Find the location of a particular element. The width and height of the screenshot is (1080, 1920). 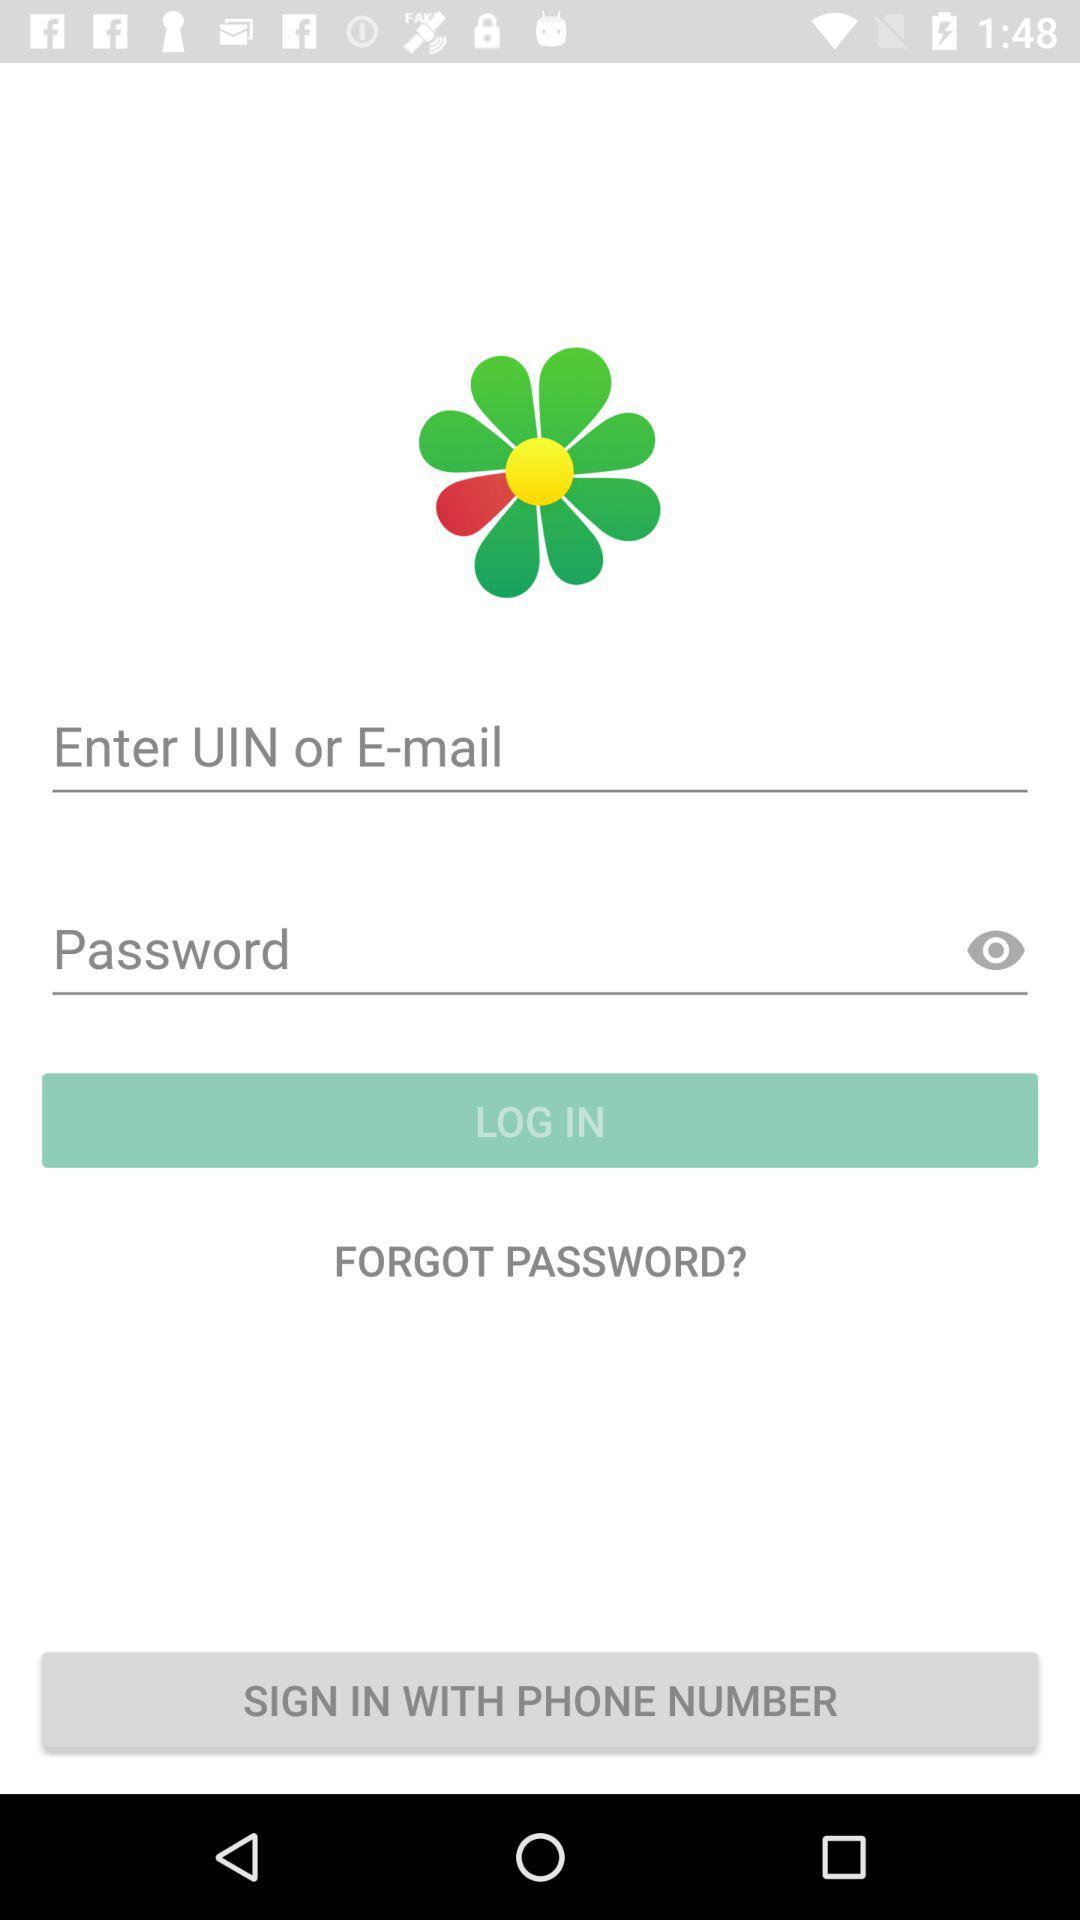

item above the forgot password? item is located at coordinates (540, 1120).